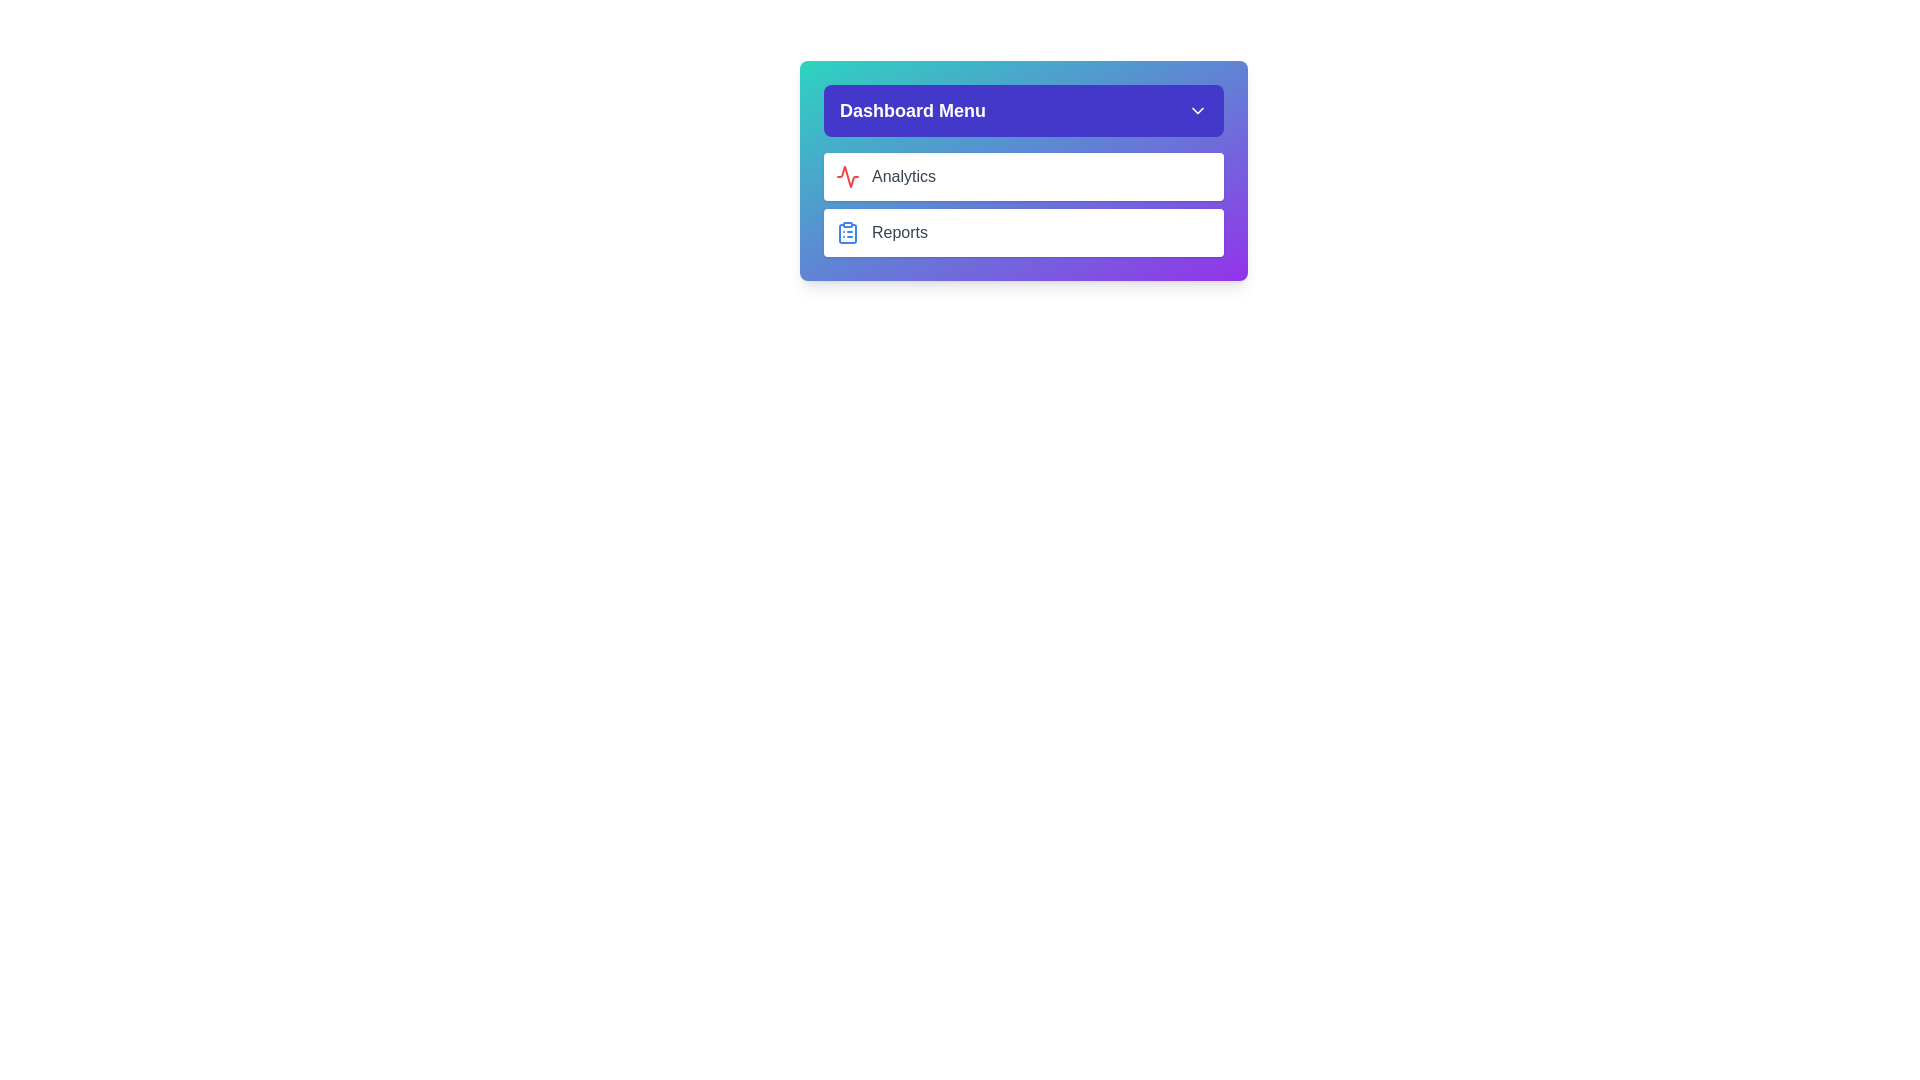  Describe the element at coordinates (1023, 231) in the screenshot. I see `the 'Reports' button` at that location.